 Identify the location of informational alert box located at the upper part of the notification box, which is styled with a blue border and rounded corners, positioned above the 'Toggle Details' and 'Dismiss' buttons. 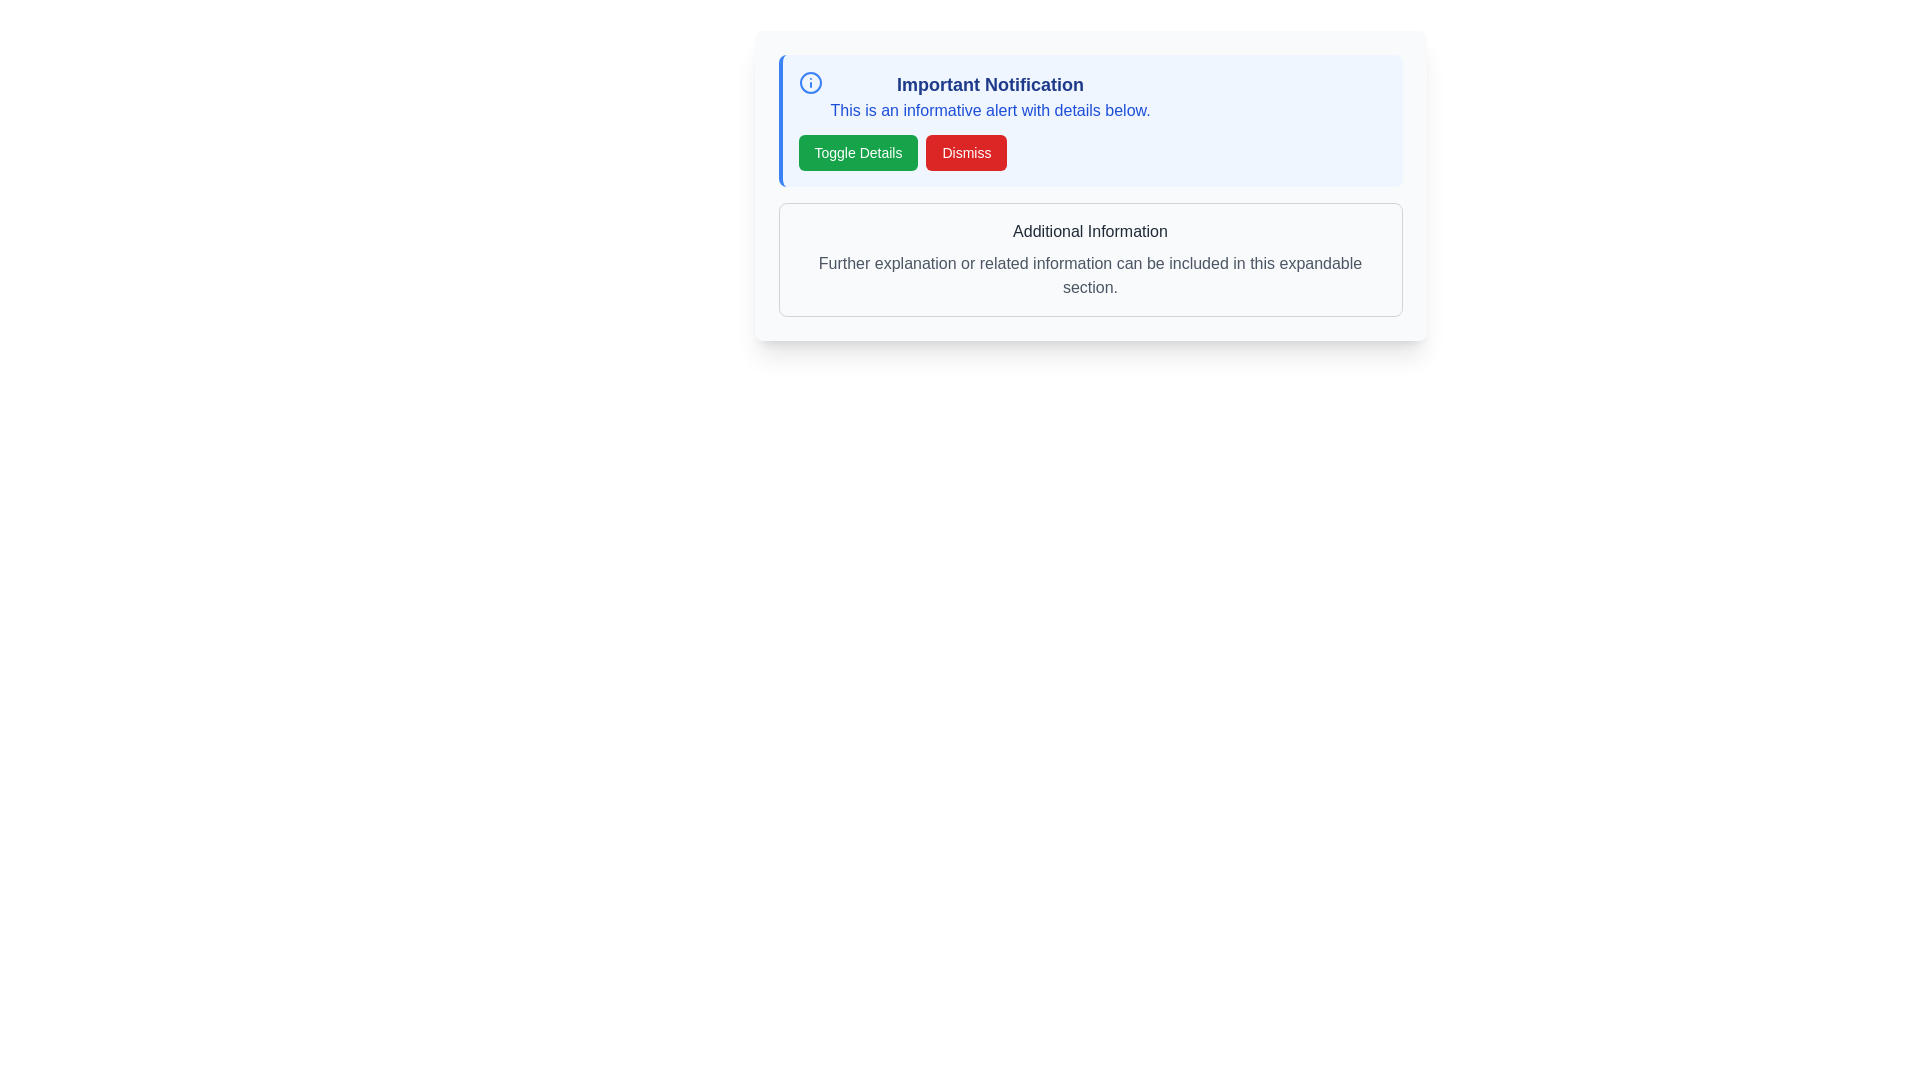
(1091, 96).